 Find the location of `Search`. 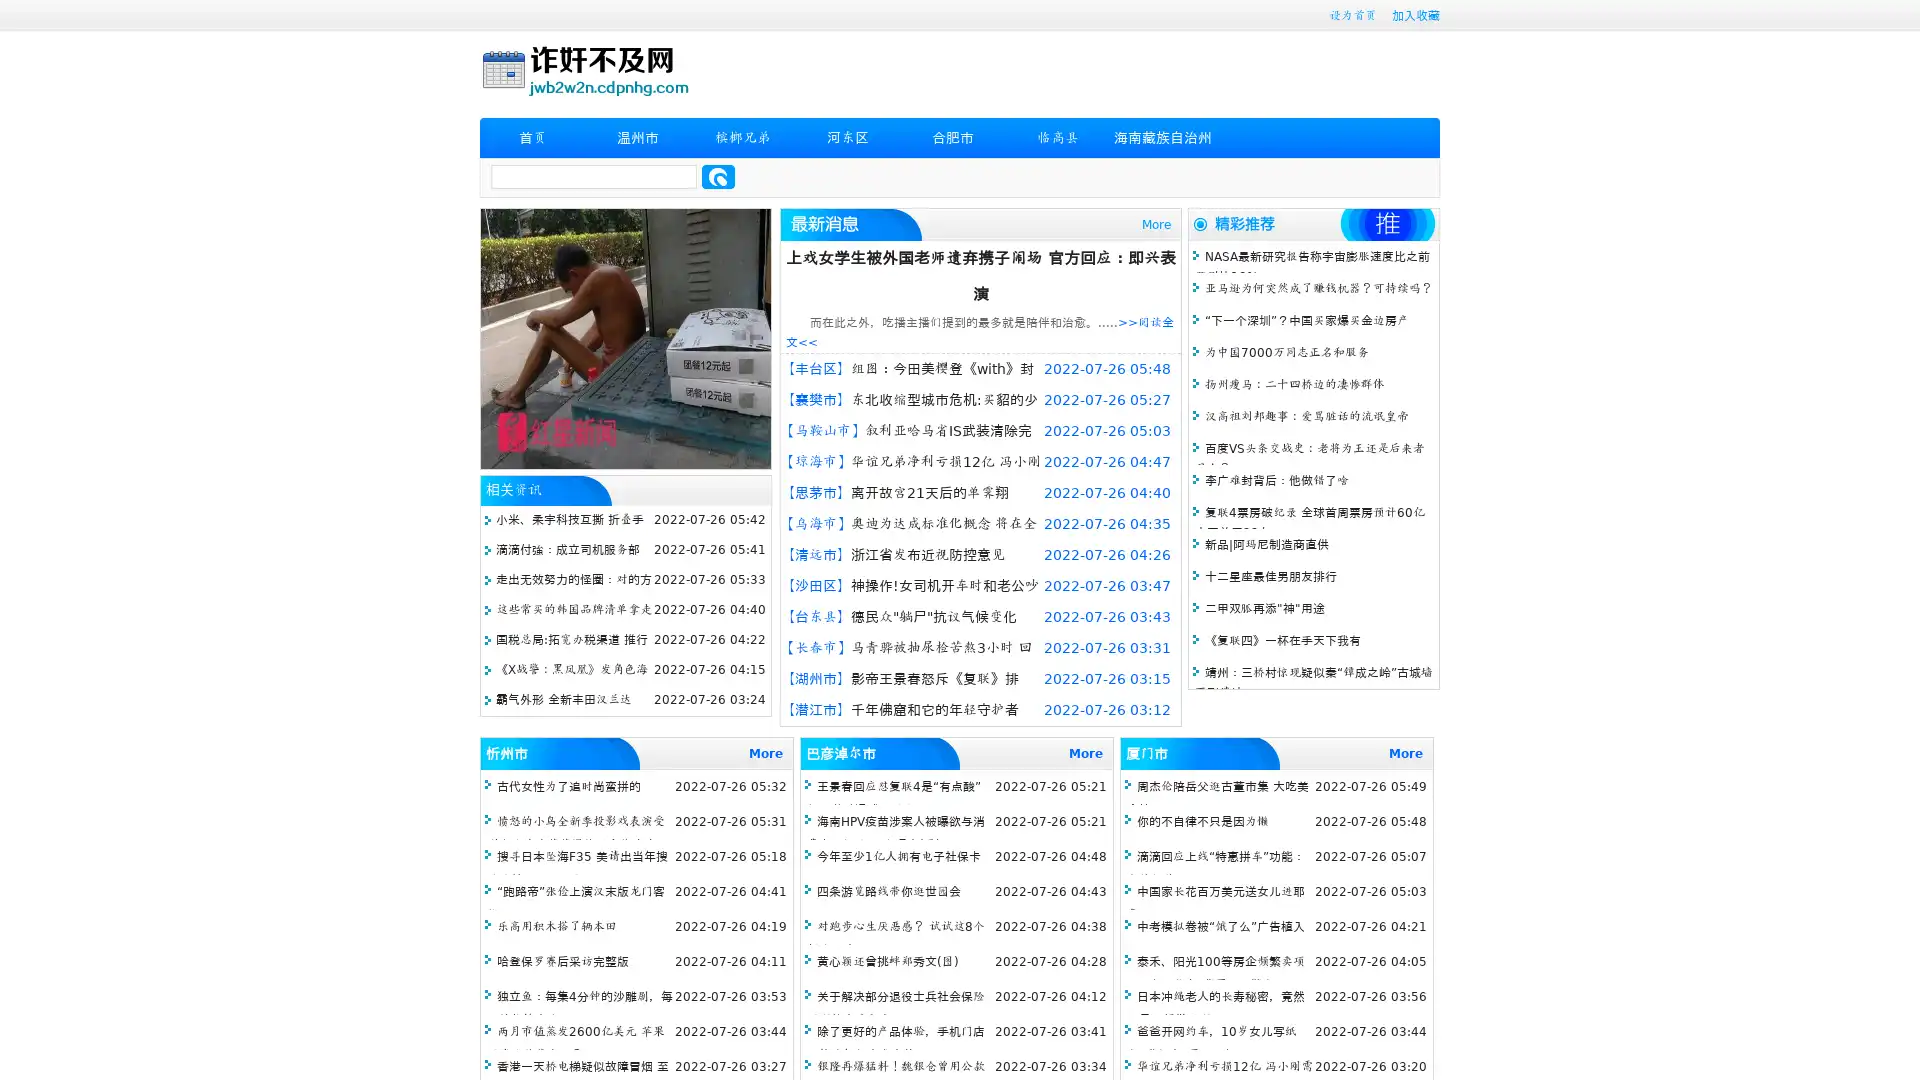

Search is located at coordinates (718, 176).